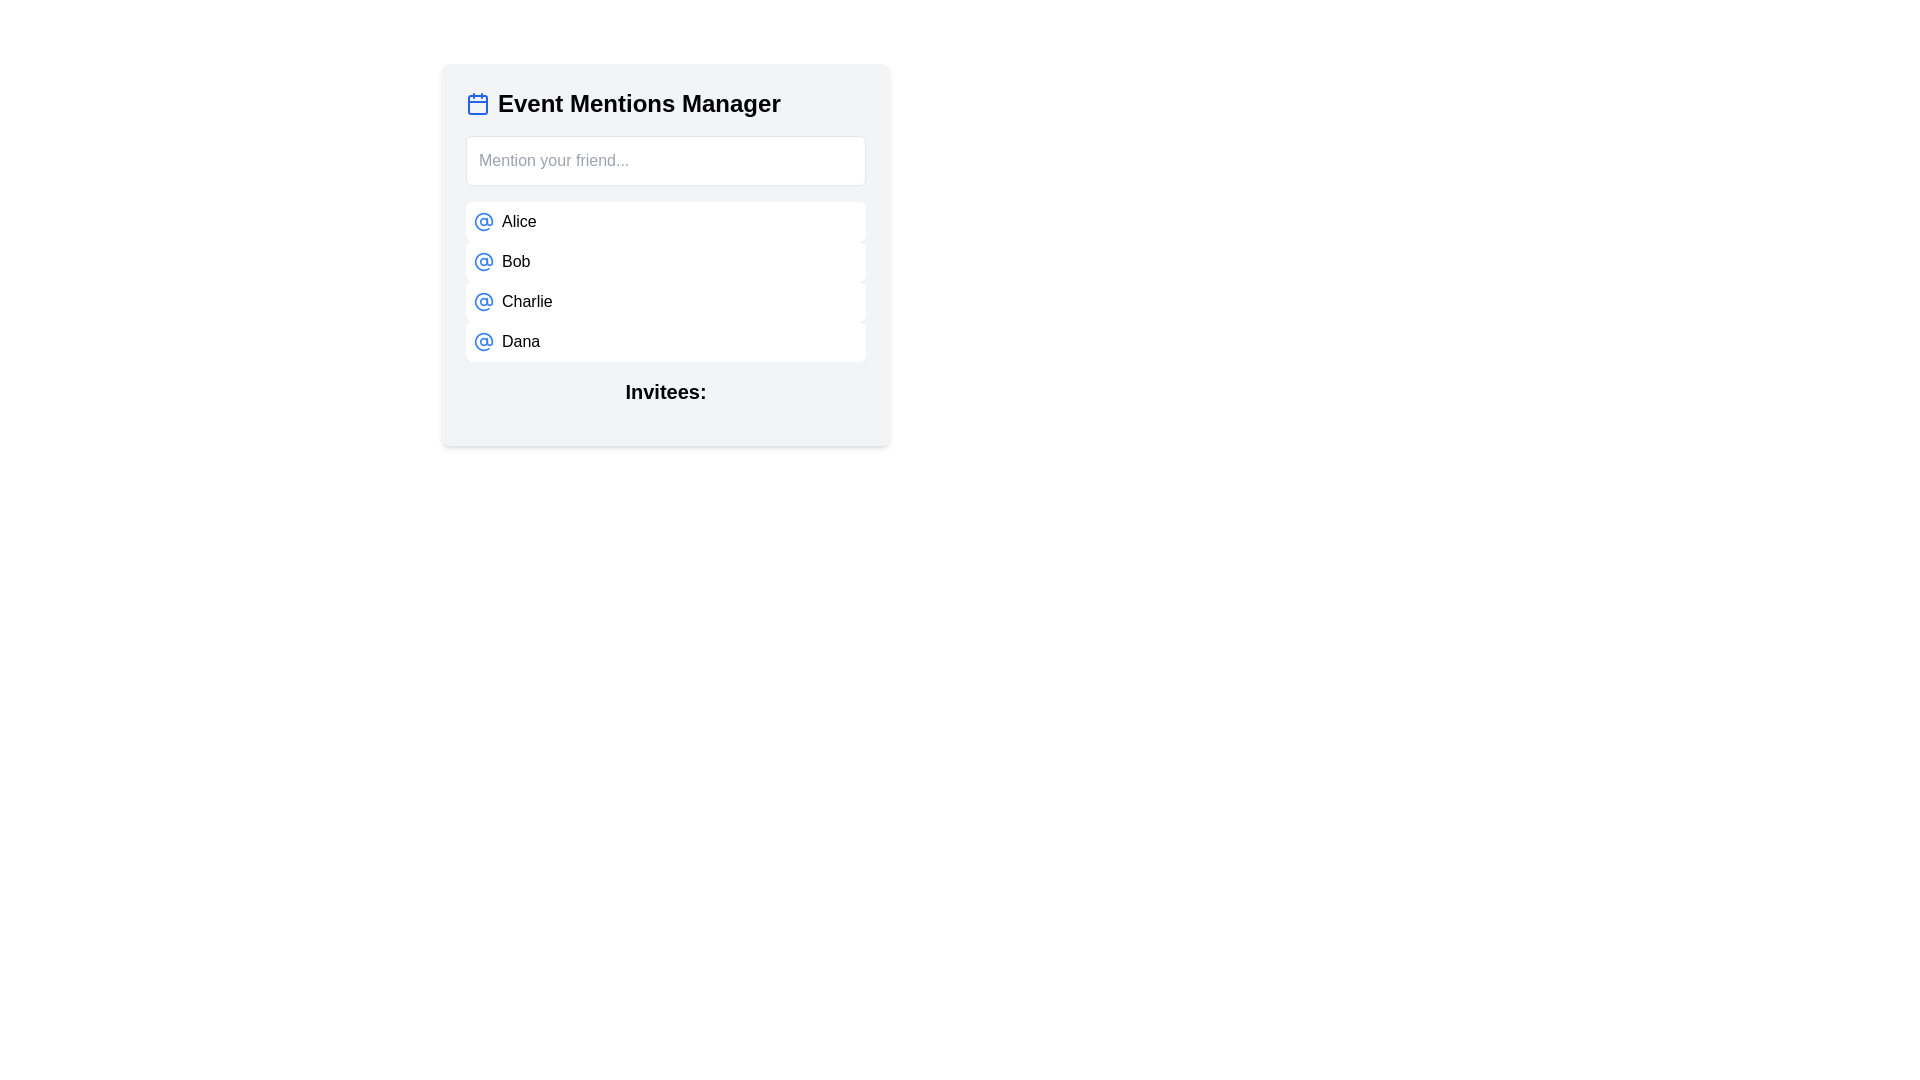 This screenshot has height=1080, width=1920. What do you see at coordinates (666, 400) in the screenshot?
I see `the text label displaying 'Invitees:' in bold, located near the bottom of the 'Event Mentions Manager' card section` at bounding box center [666, 400].